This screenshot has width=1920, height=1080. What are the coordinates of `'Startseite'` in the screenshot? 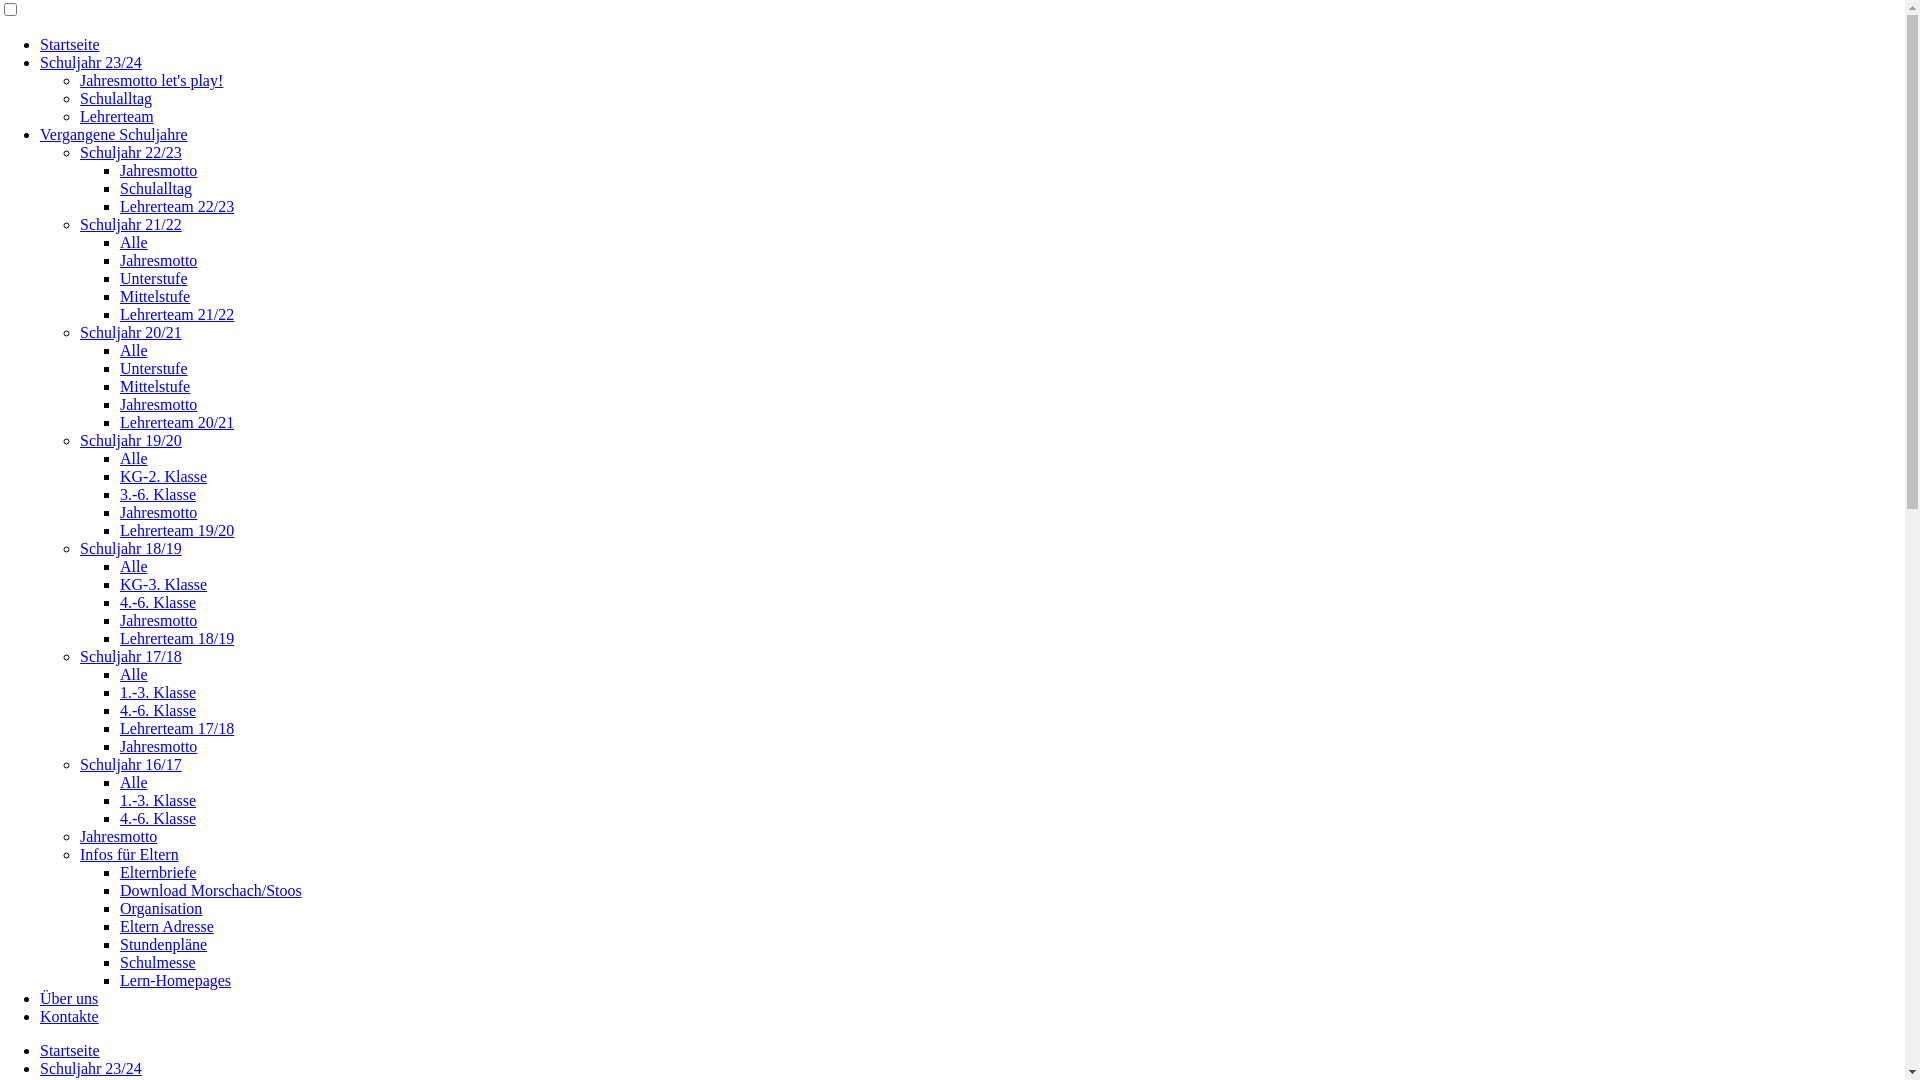 It's located at (70, 1049).